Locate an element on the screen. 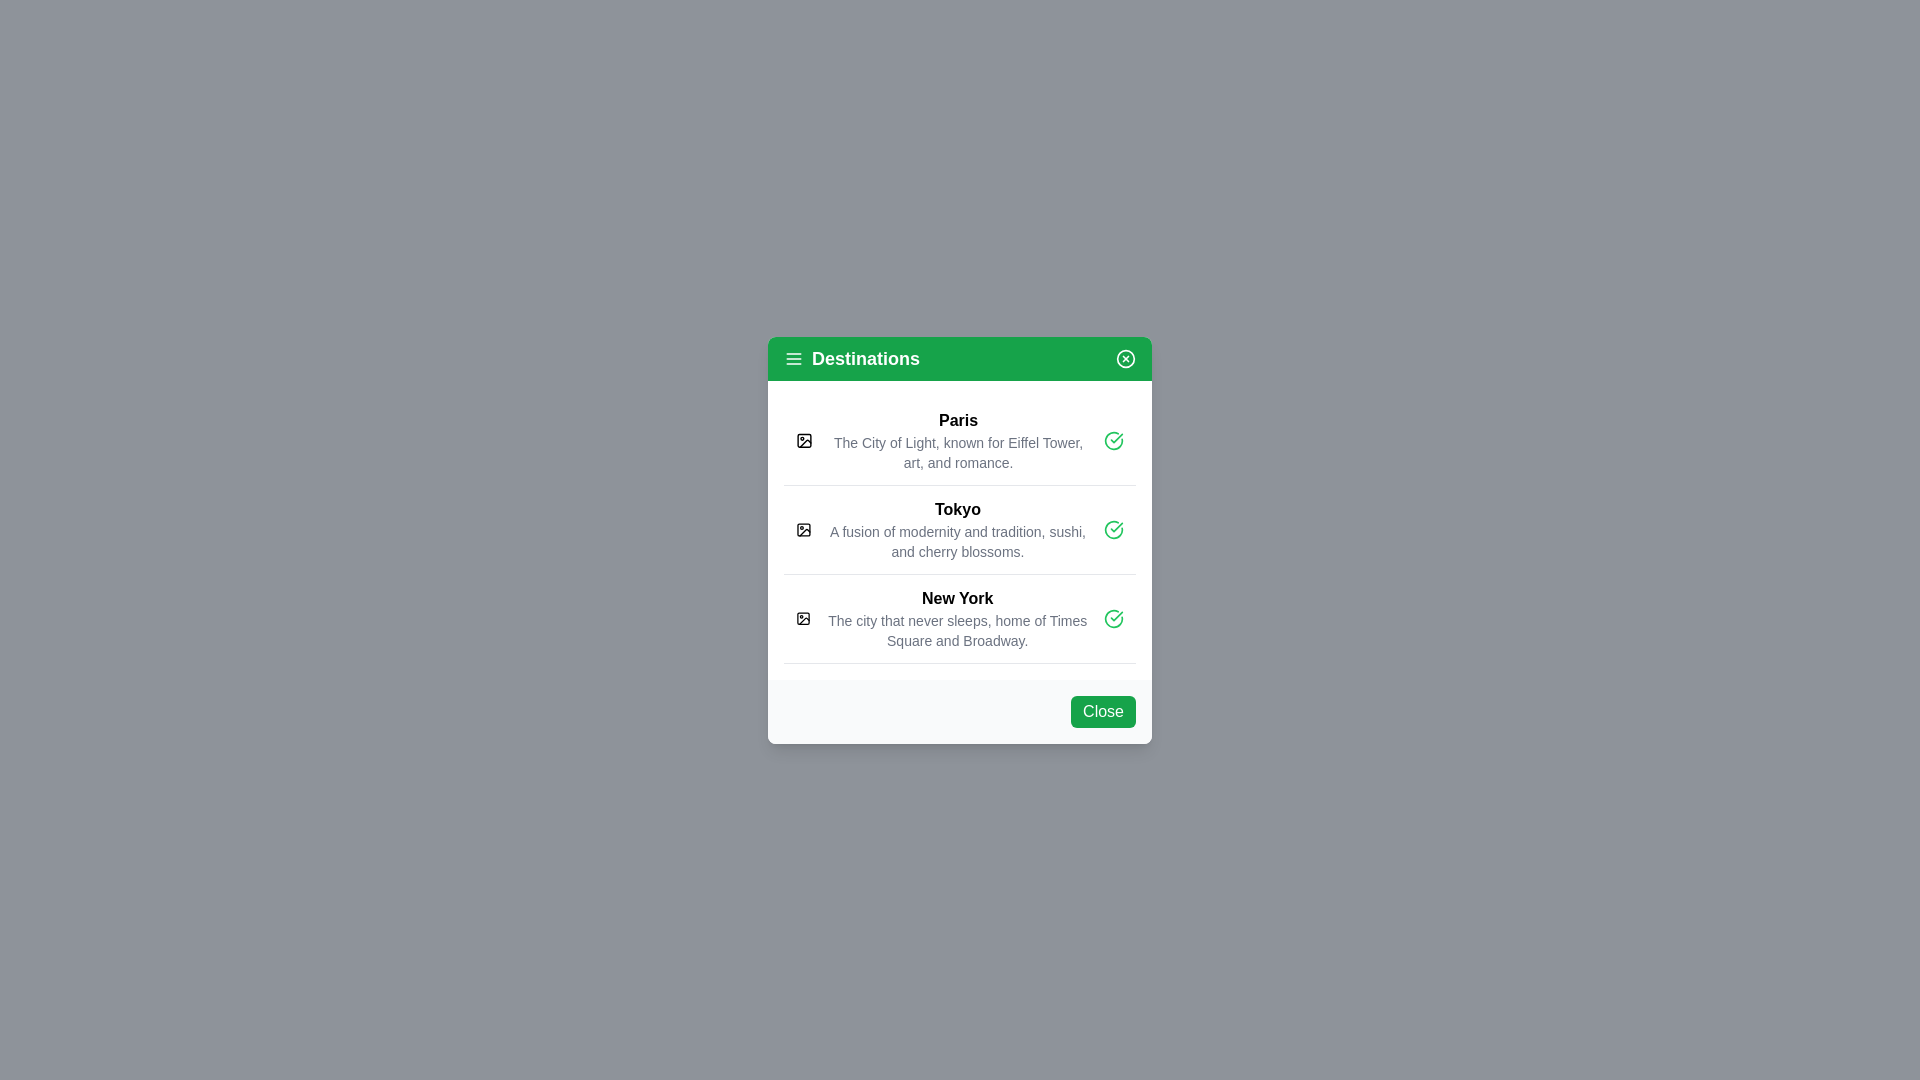  the checkmark icon on the list item labeled 'Tokyo' is located at coordinates (960, 528).